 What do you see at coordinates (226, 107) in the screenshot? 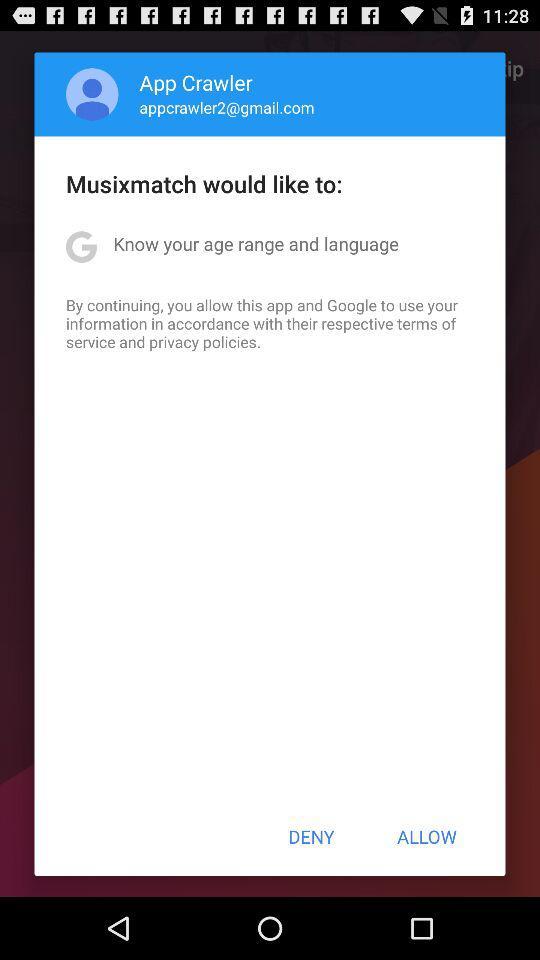
I see `item above musixmatch would like` at bounding box center [226, 107].